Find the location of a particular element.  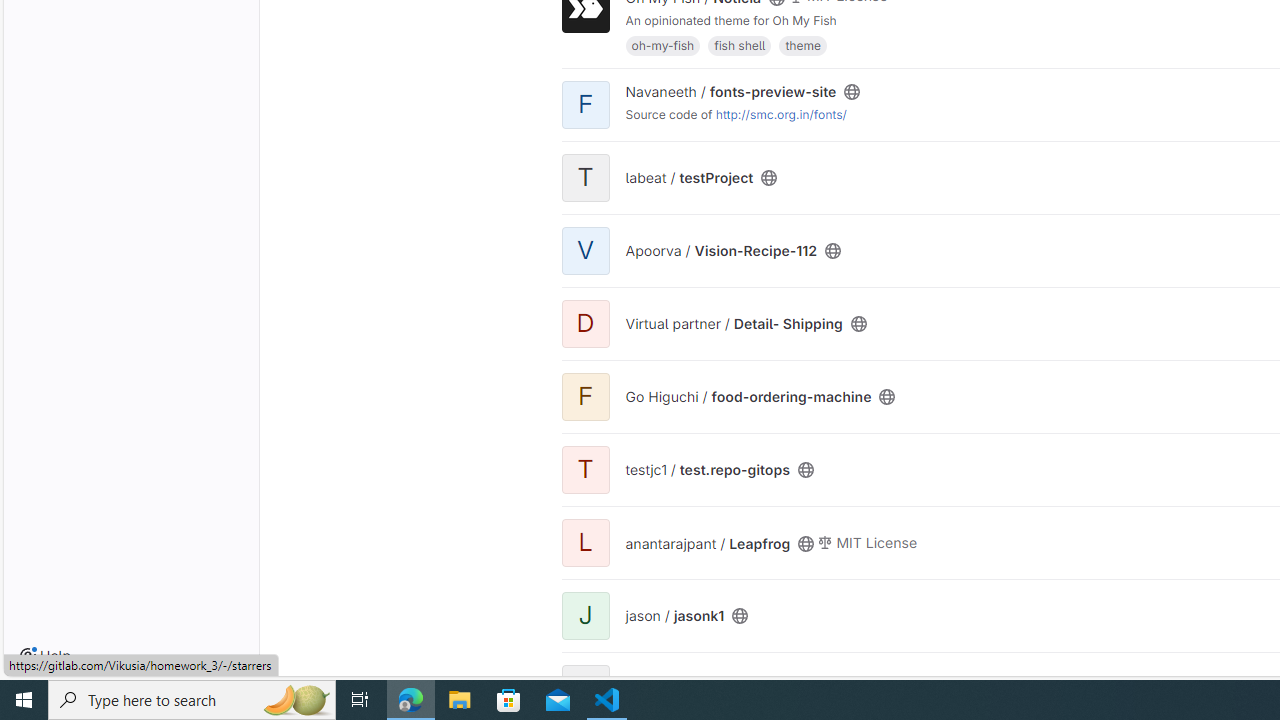

'http://smc.org.in/fonts/' is located at coordinates (780, 113).